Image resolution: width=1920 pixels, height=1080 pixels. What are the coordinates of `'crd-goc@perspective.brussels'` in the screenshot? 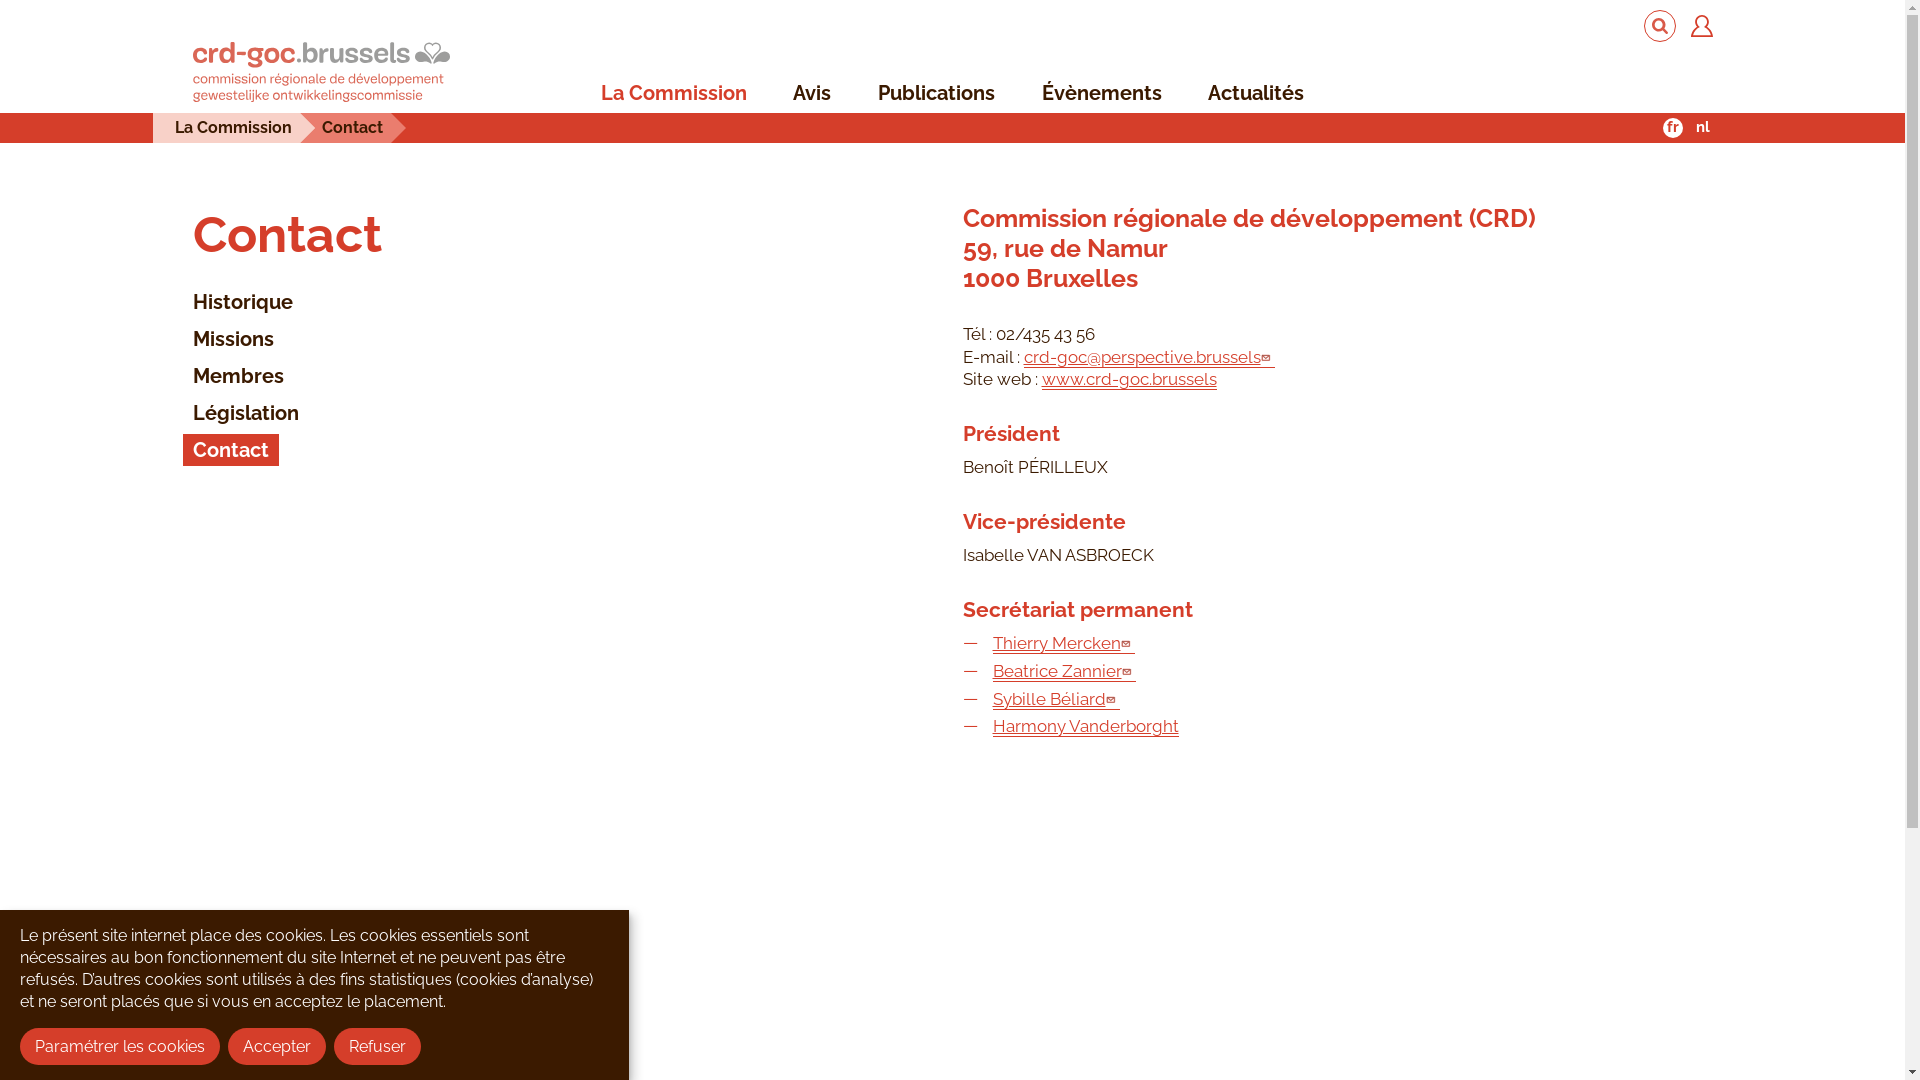 It's located at (1149, 356).